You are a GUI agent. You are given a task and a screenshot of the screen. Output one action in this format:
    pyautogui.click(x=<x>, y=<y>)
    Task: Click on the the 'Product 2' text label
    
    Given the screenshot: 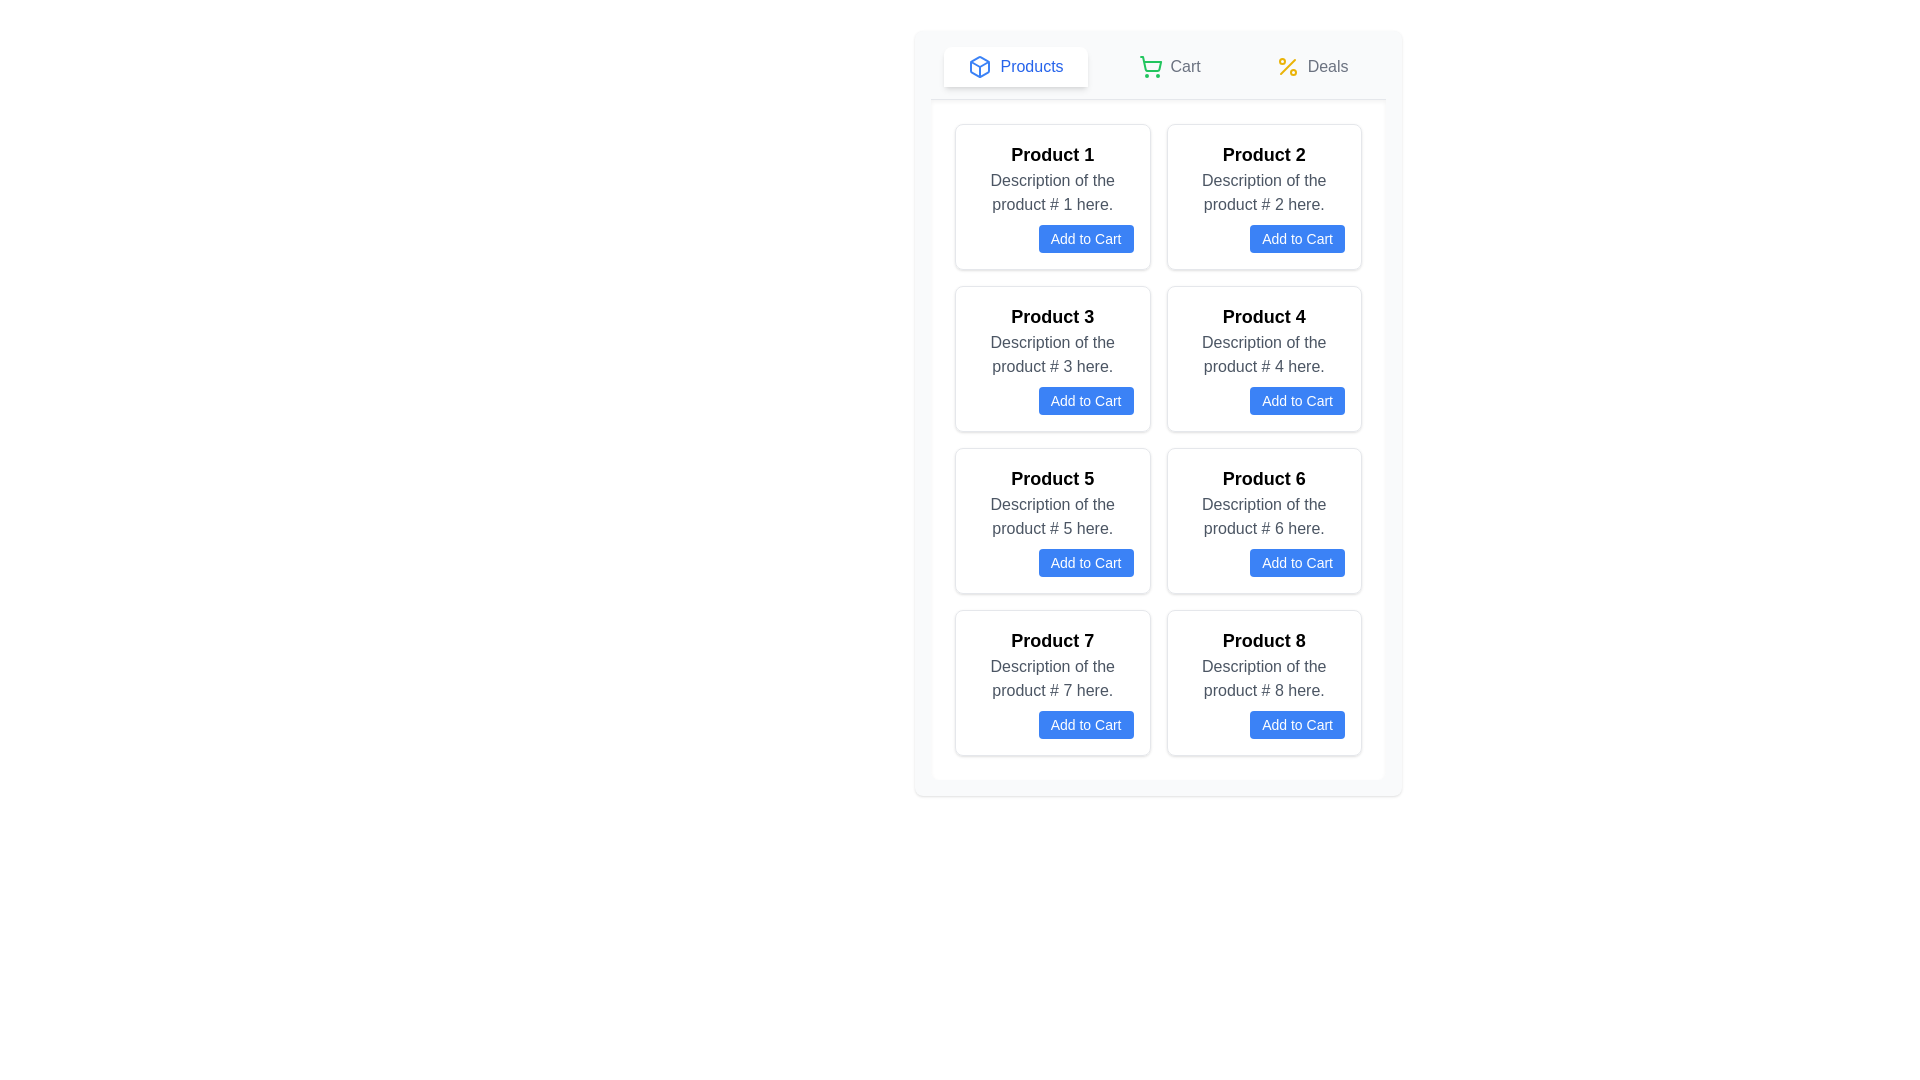 What is the action you would take?
    pyautogui.click(x=1263, y=153)
    